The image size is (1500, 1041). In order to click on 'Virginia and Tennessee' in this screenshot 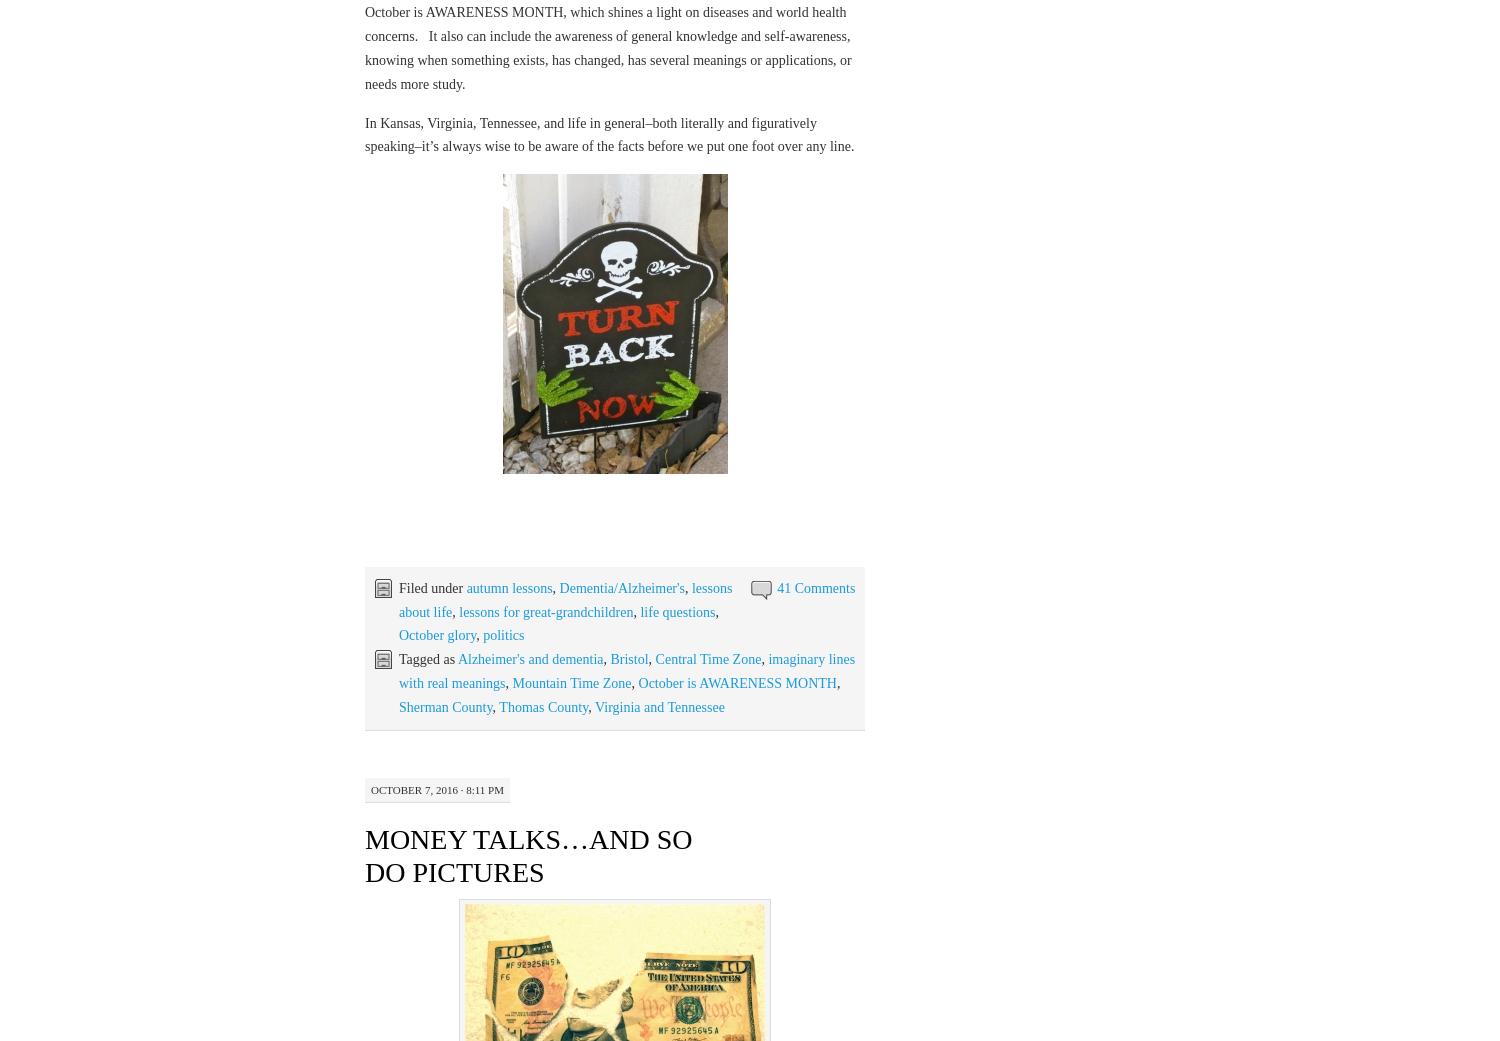, I will do `click(594, 705)`.